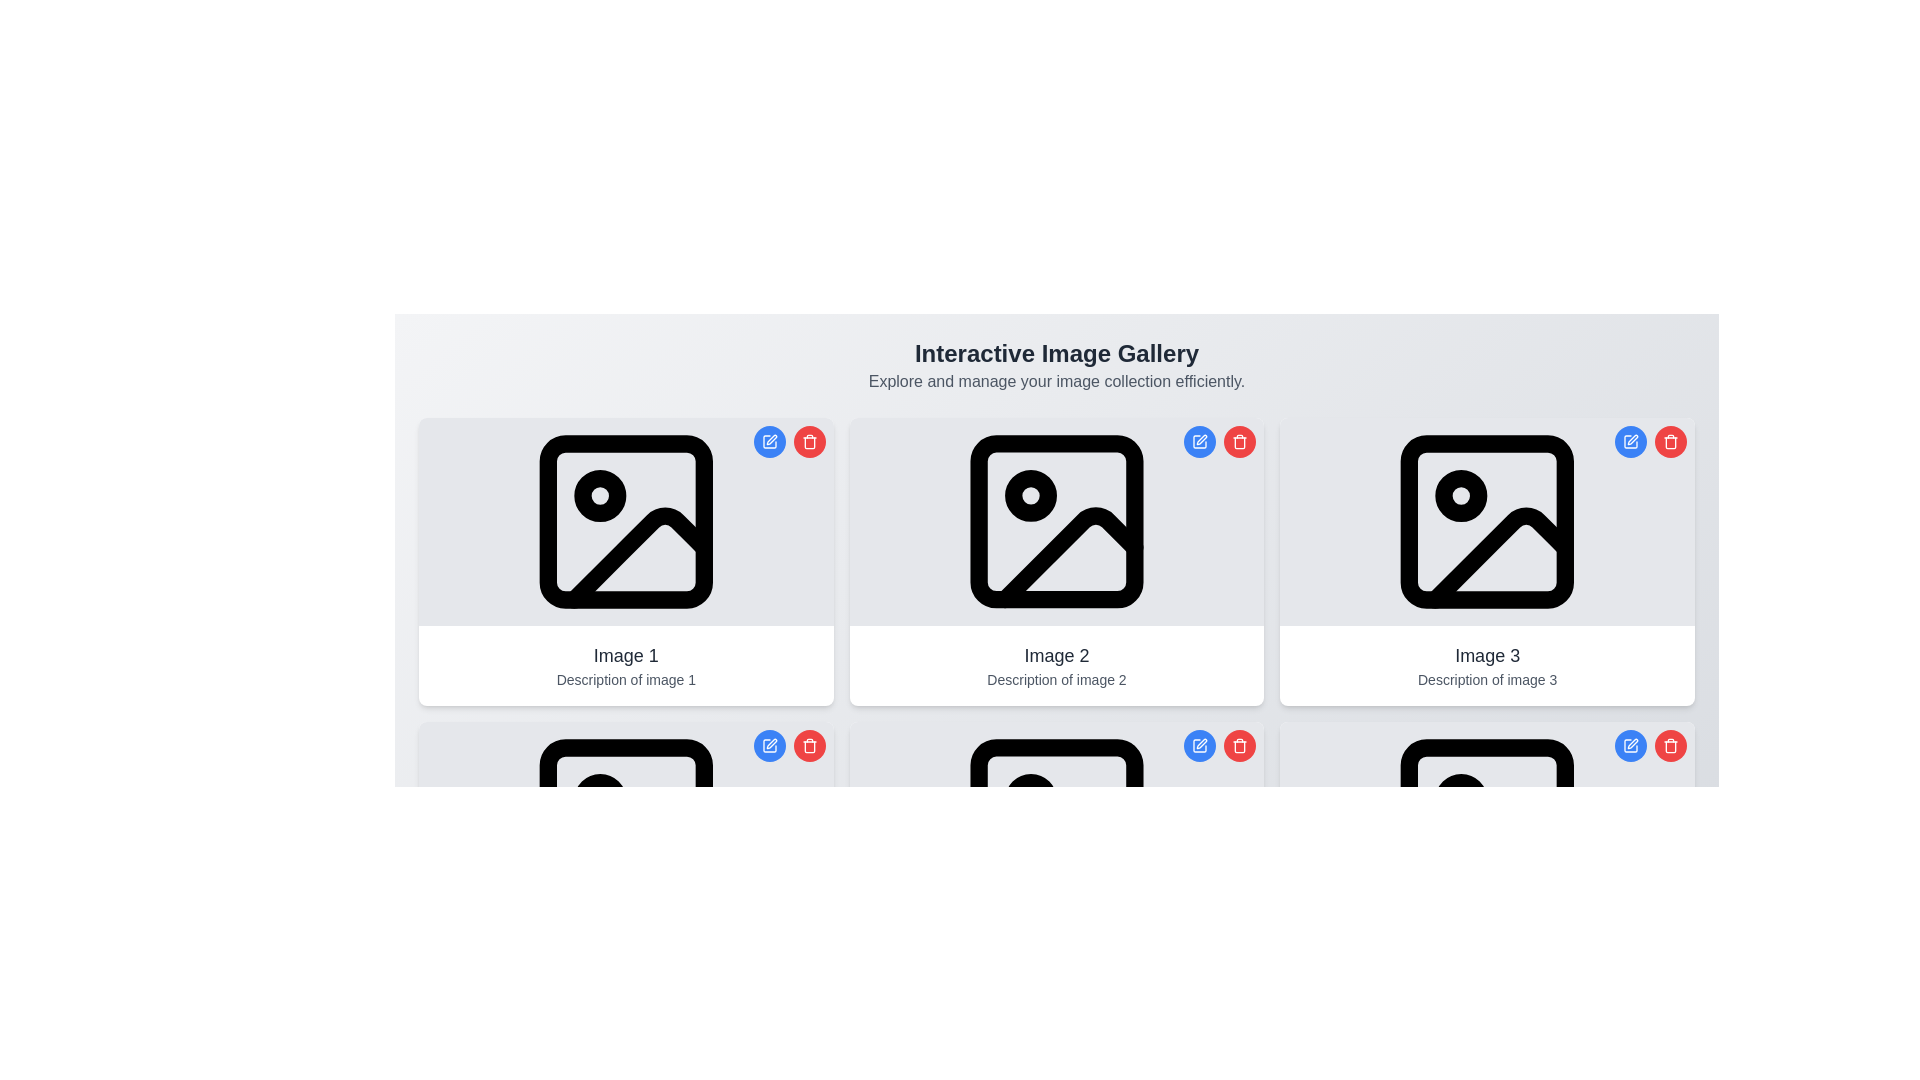 Image resolution: width=1920 pixels, height=1080 pixels. Describe the element at coordinates (1055, 381) in the screenshot. I see `the non-interactive text label that serves as an explanatory subtitle for the image gallery, positioned below the title 'Interactive Image Gallery'` at that location.